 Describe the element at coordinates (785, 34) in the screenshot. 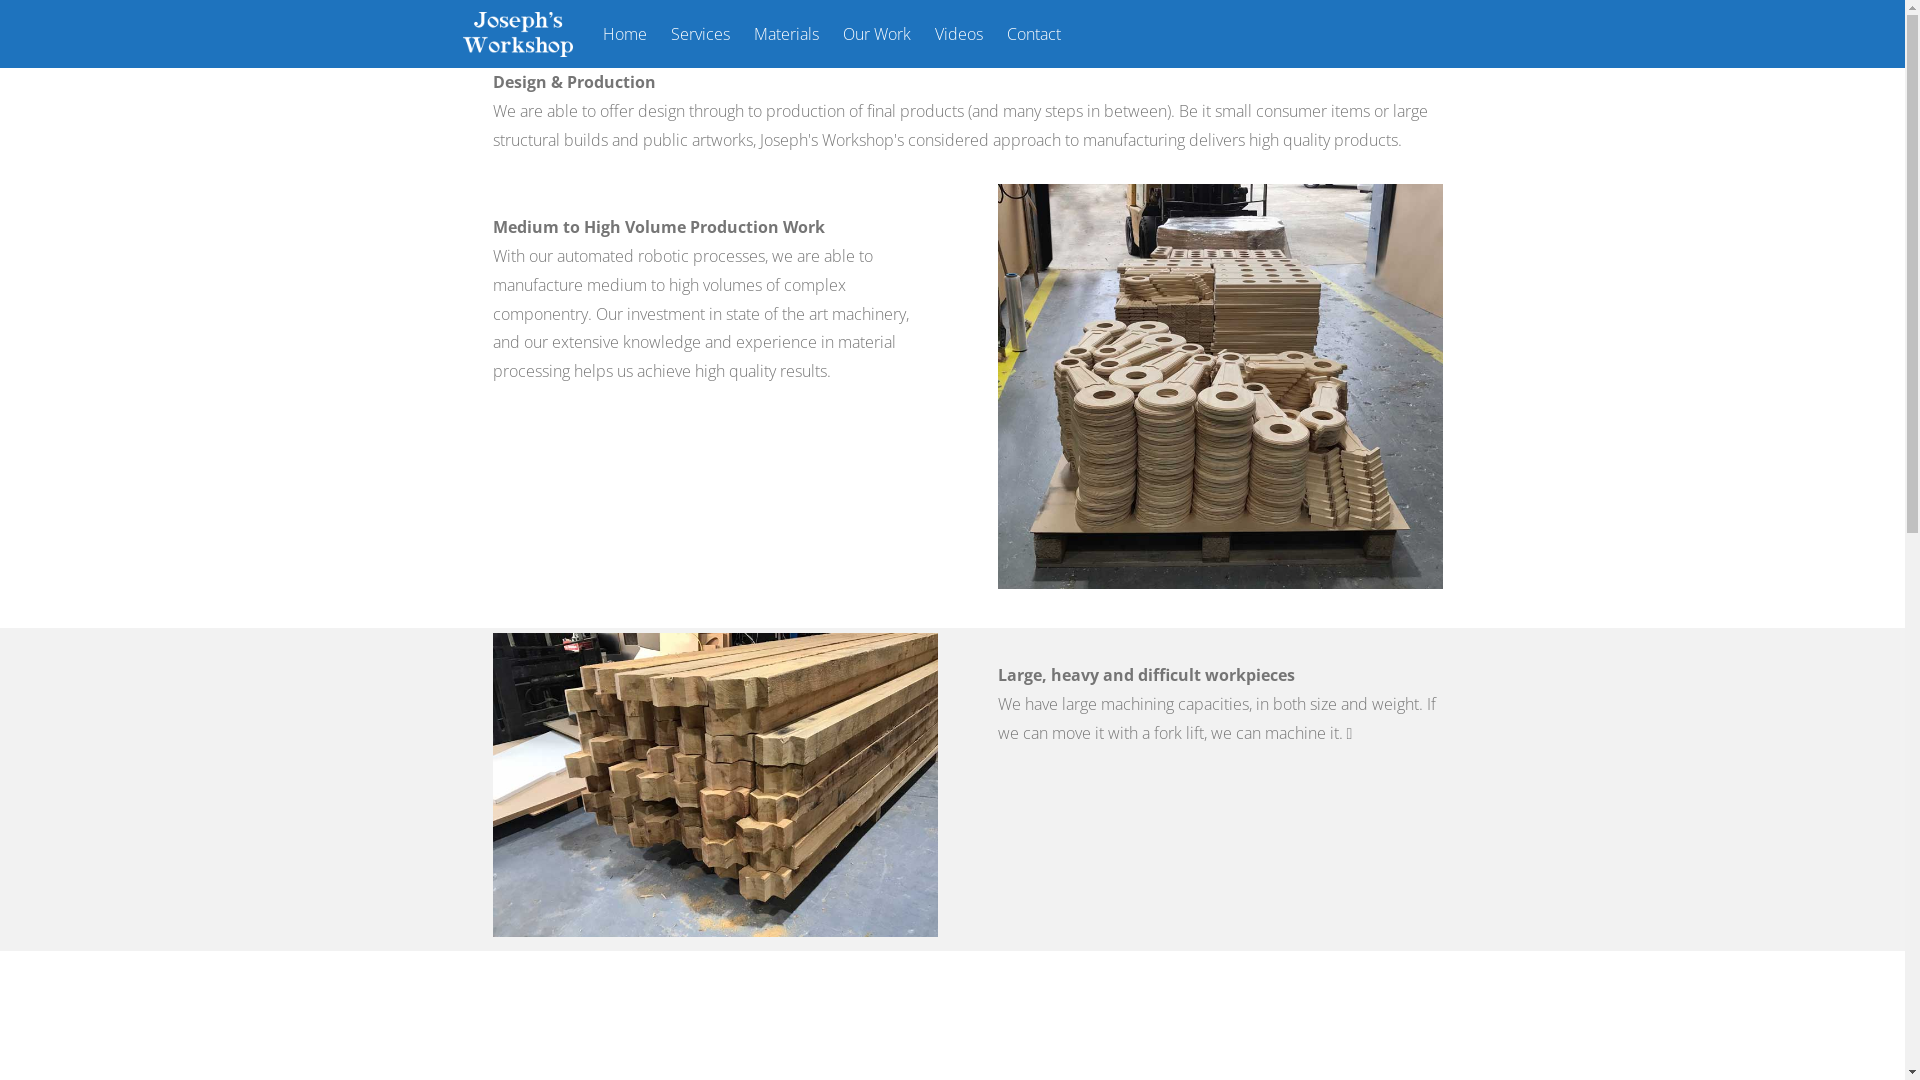

I see `'Materials'` at that location.